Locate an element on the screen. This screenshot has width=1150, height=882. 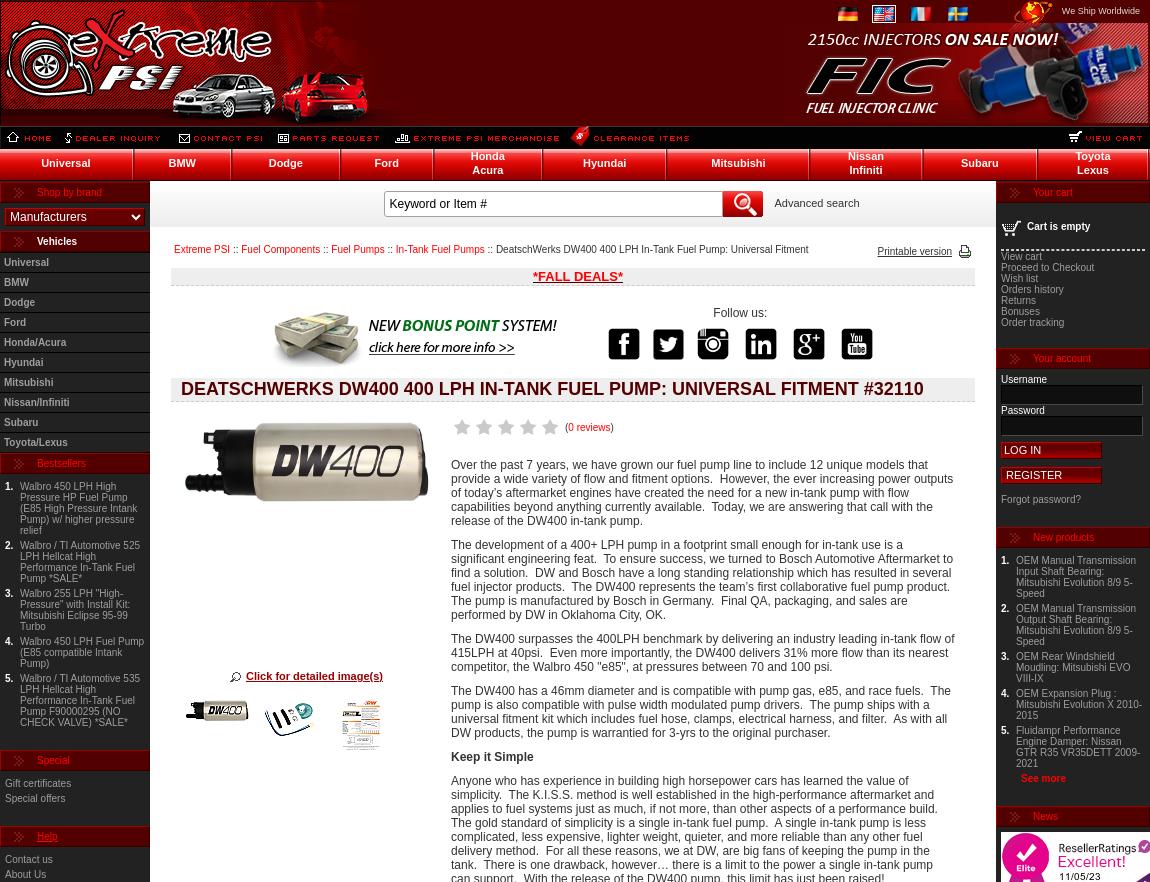
'Acura' is located at coordinates (471, 168).